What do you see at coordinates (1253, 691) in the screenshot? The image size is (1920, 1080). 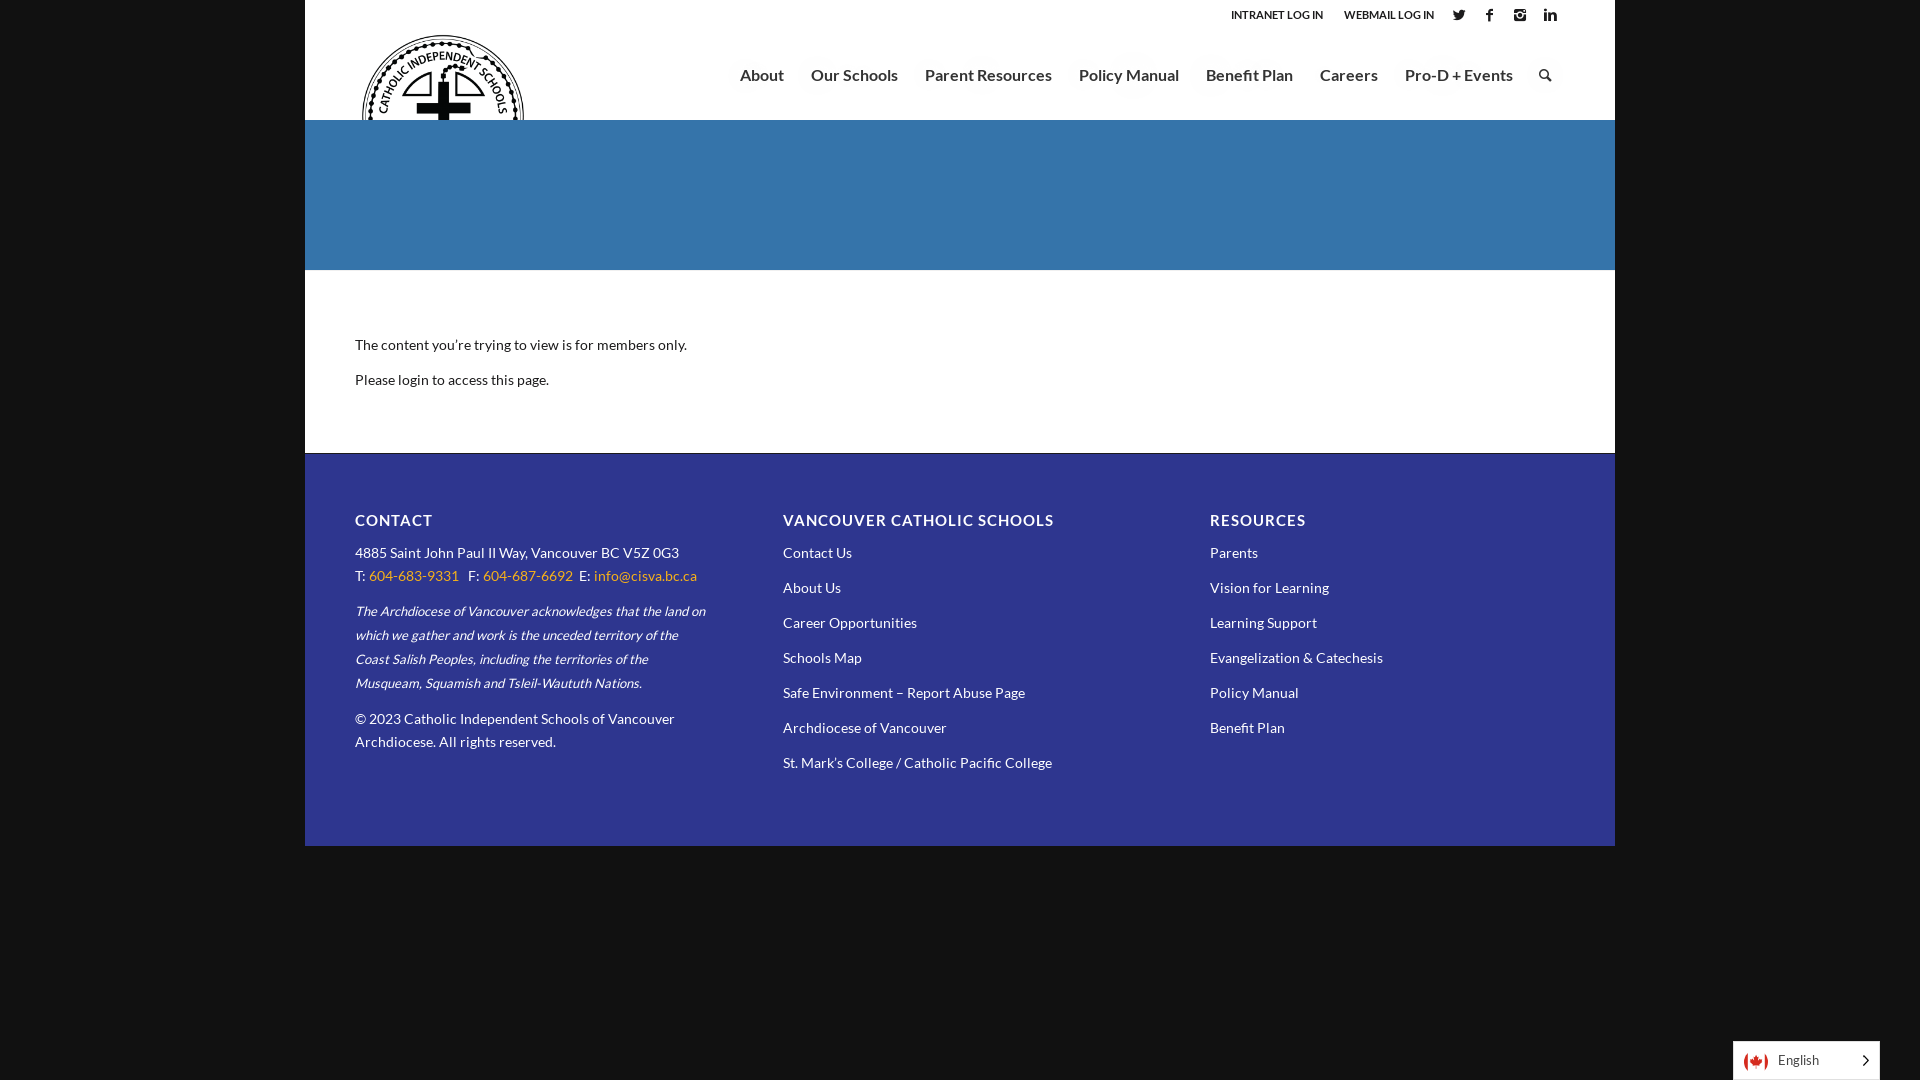 I see `'Policy Manual'` at bounding box center [1253, 691].